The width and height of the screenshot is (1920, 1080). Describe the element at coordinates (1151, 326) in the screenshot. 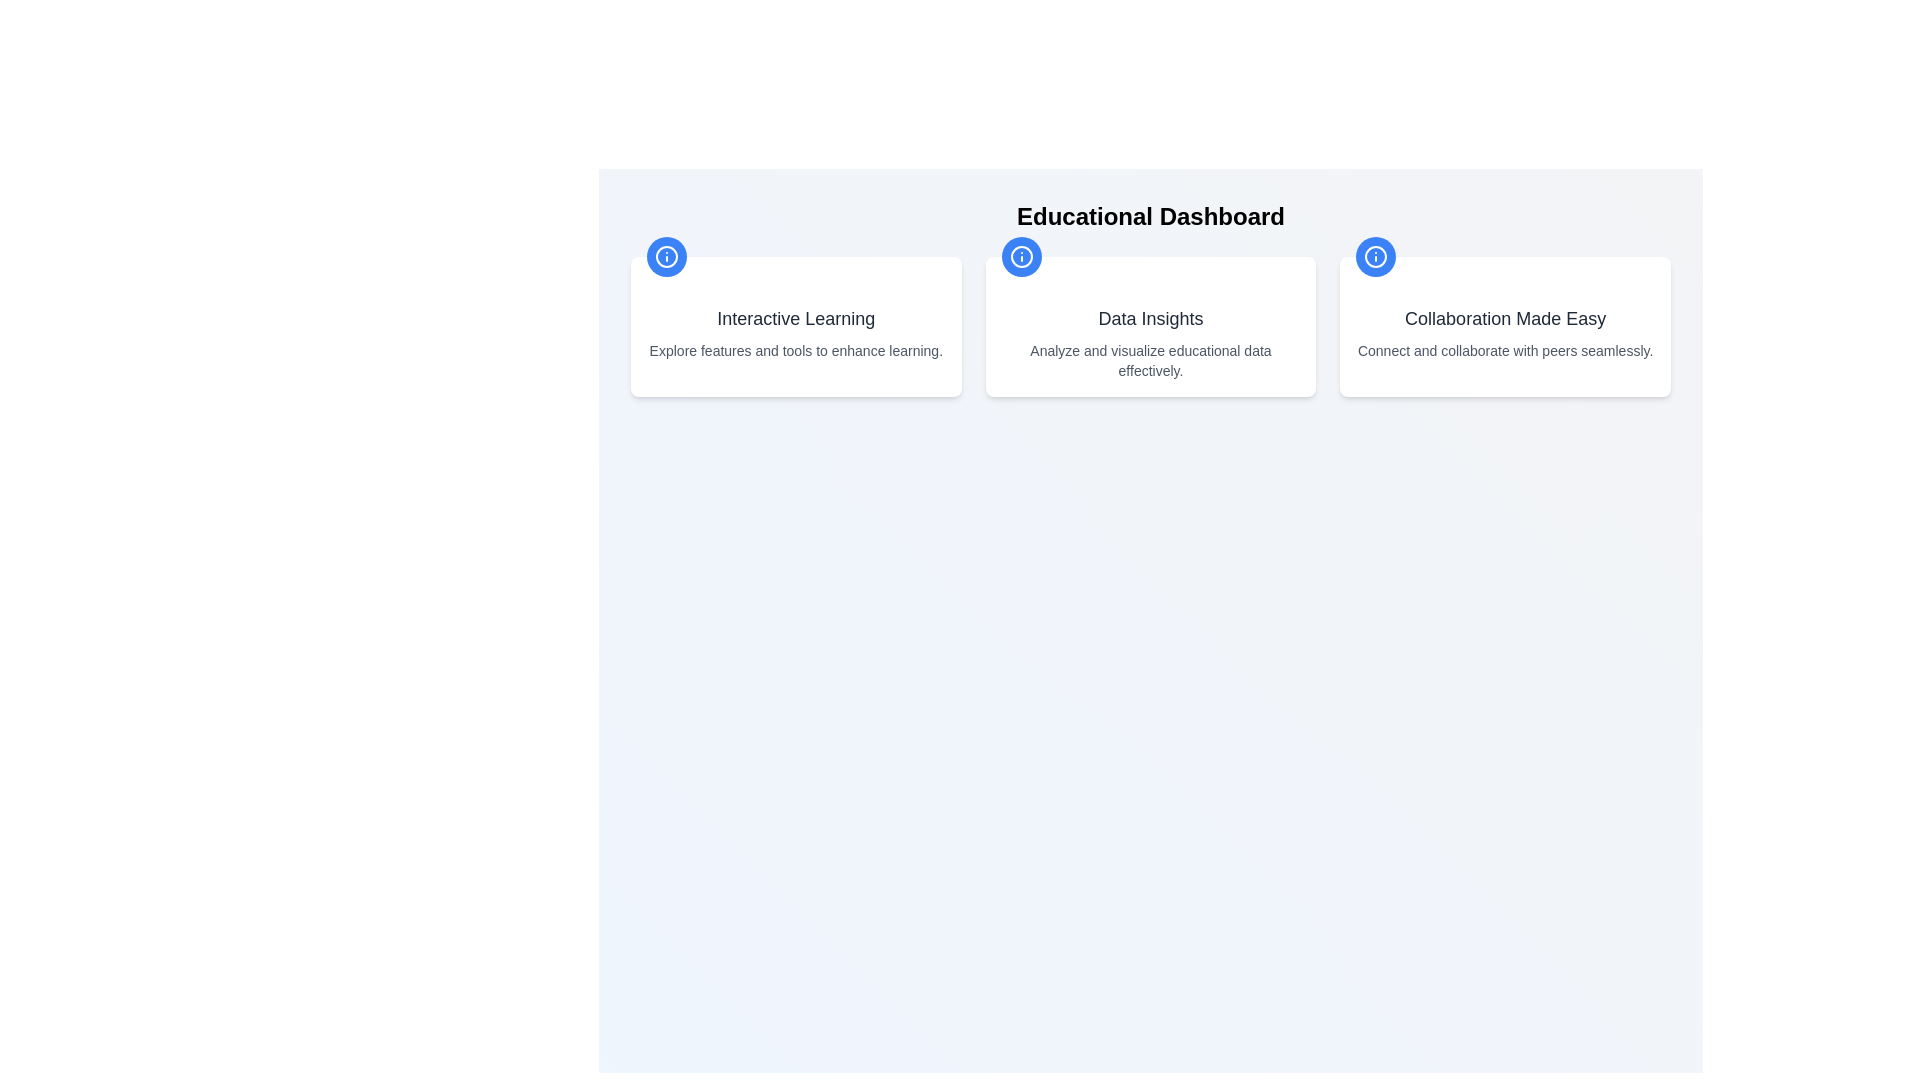

I see `the Informational card titled 'Data Insights' which has a white background and a subtle shadow, located in the second position of a three-column grid layout` at that location.